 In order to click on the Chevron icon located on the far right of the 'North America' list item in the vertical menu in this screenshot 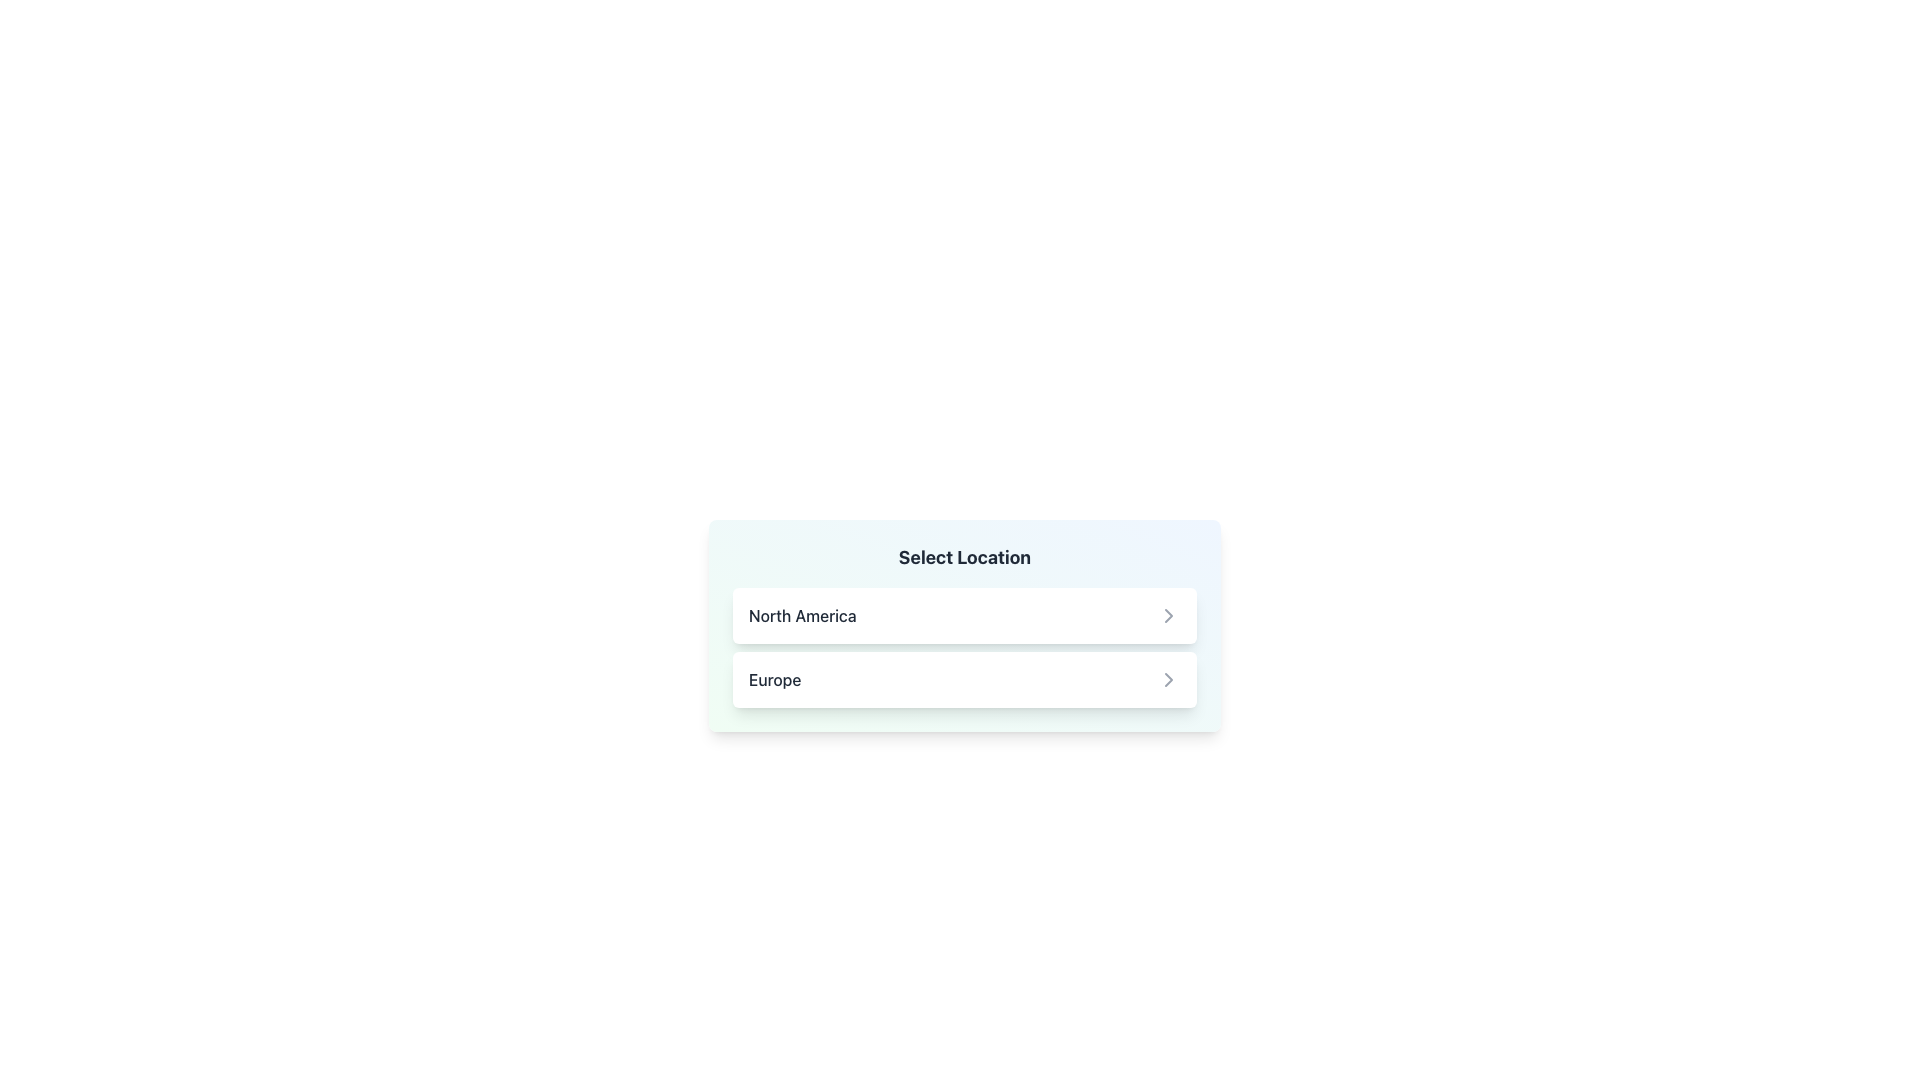, I will do `click(1169, 615)`.